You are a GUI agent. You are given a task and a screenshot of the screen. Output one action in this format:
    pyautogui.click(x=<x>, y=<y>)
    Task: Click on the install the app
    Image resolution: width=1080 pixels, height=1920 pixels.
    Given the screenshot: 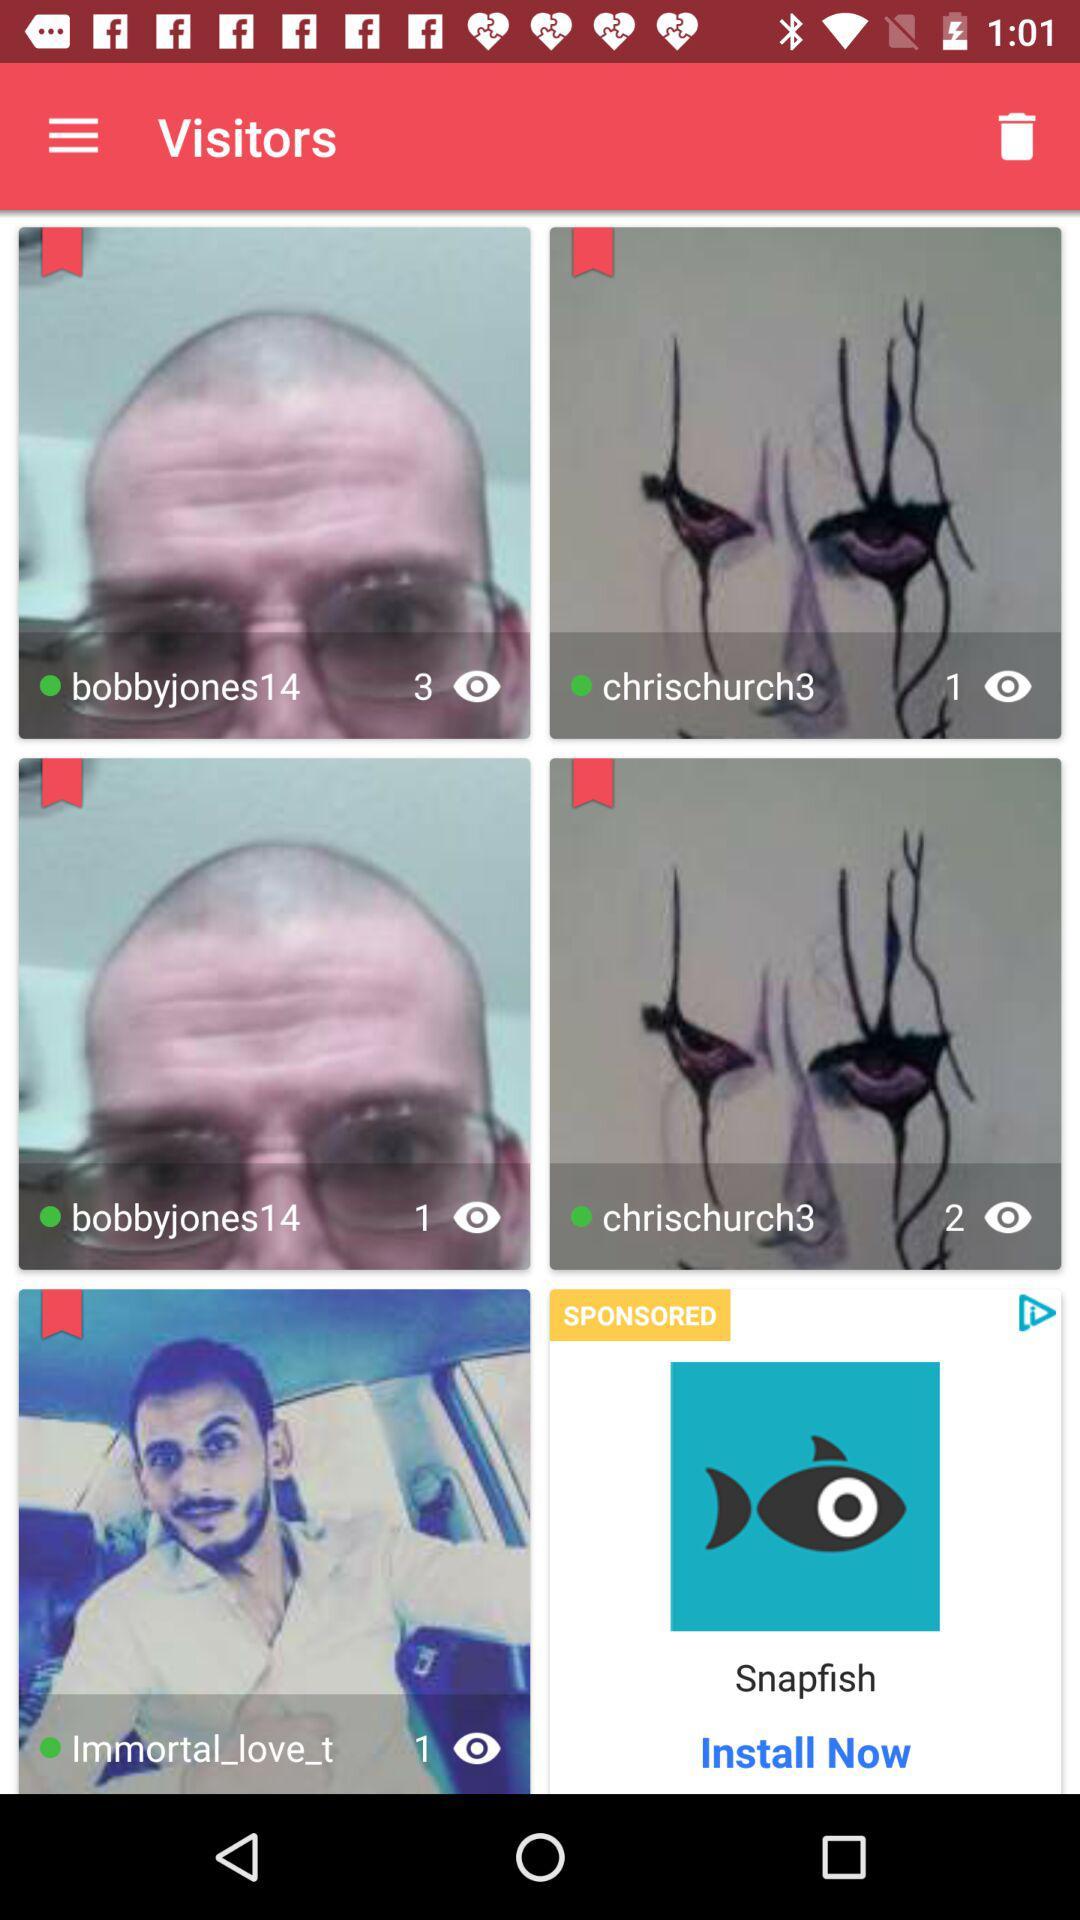 What is the action you would take?
    pyautogui.click(x=804, y=1496)
    